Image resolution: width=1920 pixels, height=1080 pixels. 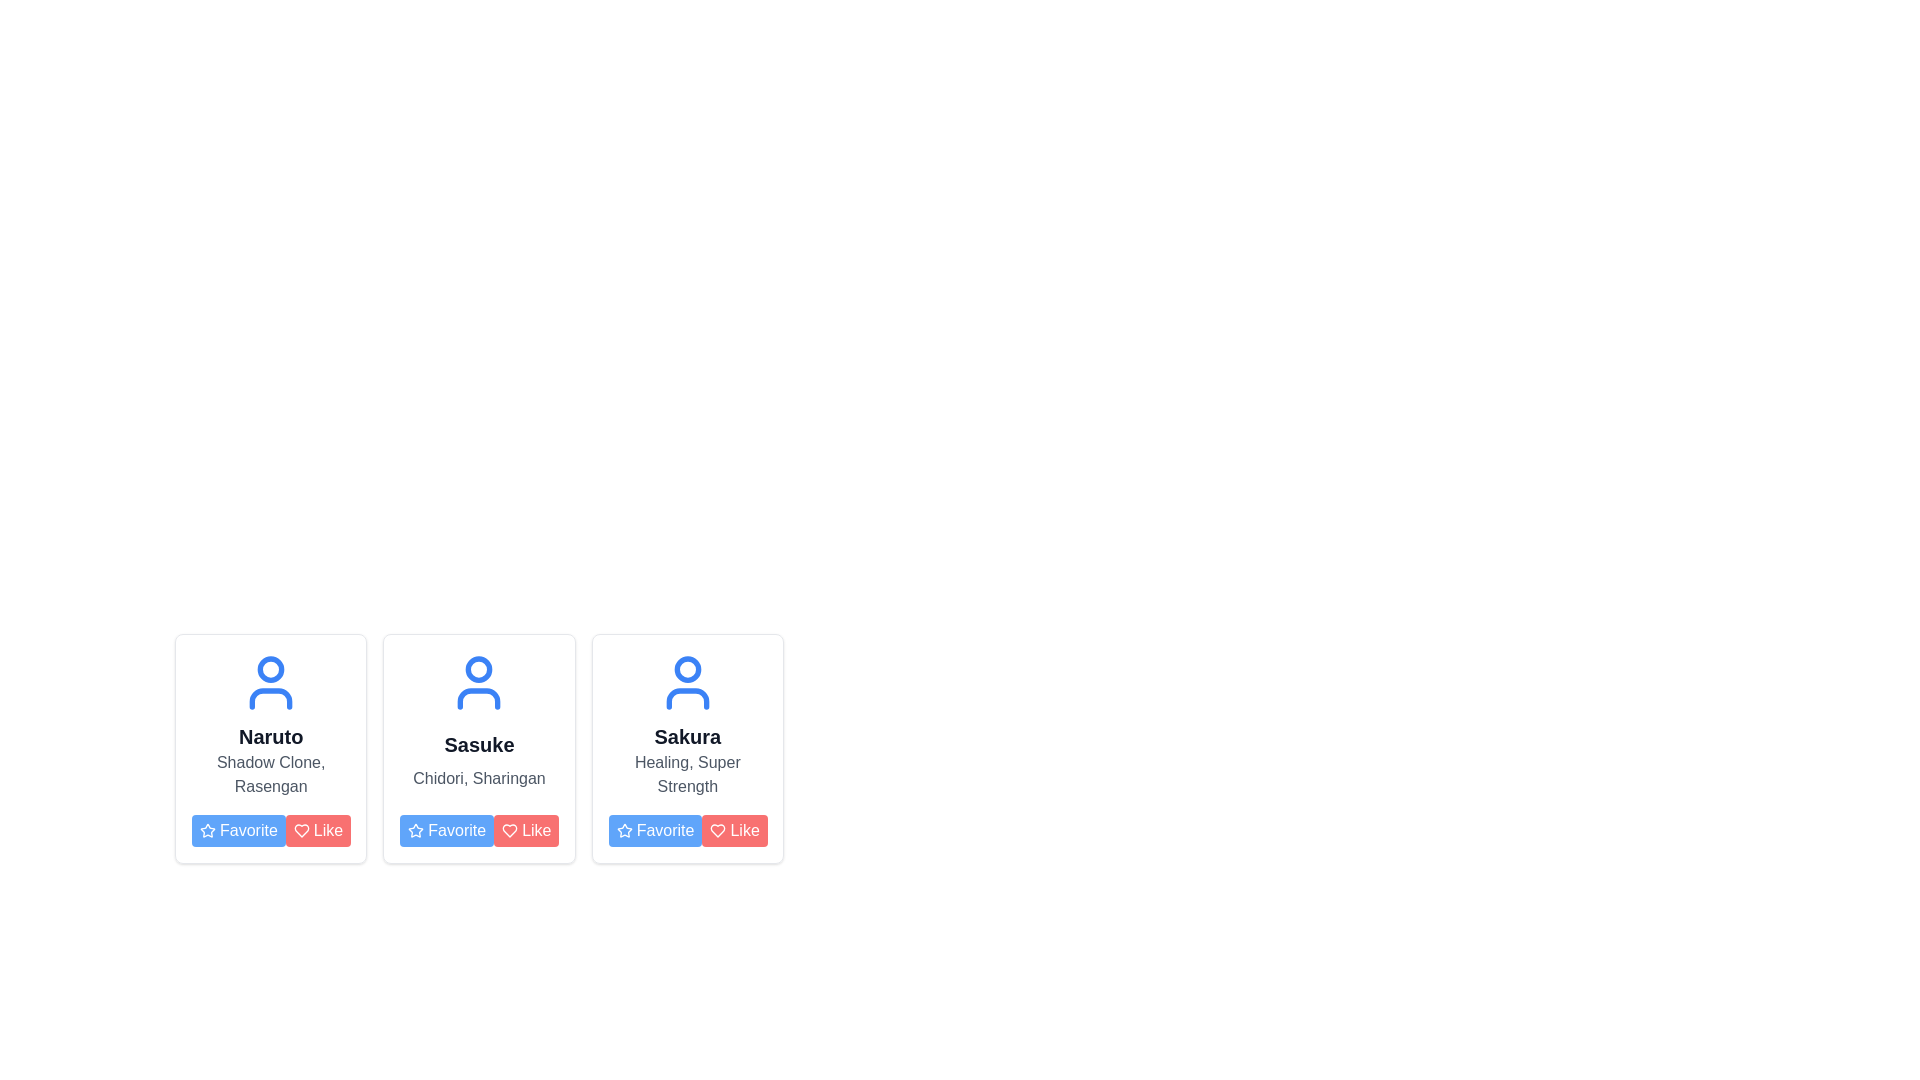 What do you see at coordinates (415, 830) in the screenshot?
I see `the blue star icon within the button component that symbolizes the 'Favorite' action, located in the second card from the left` at bounding box center [415, 830].